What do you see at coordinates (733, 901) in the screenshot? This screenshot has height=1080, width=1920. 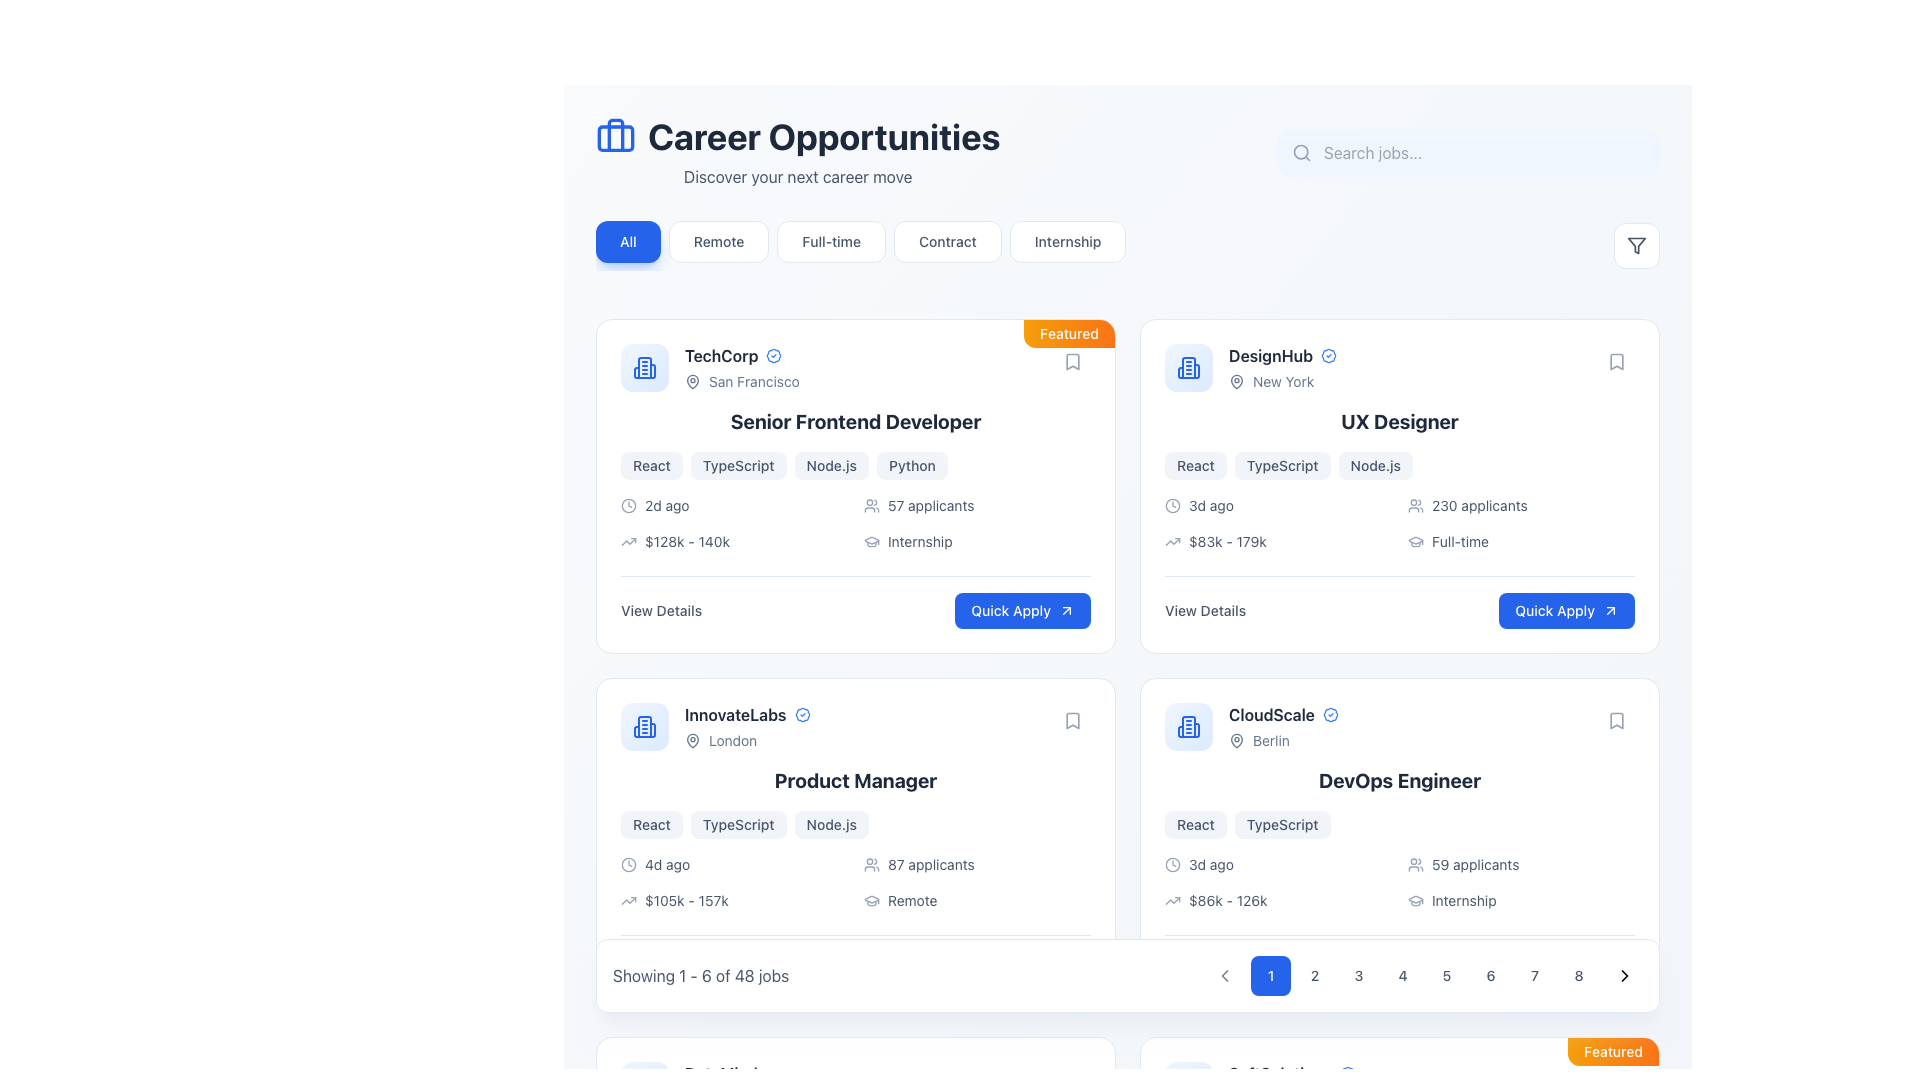 I see `the salary range display located in the bottom-left section of the 'InnovateLabs' card for the 'Product Manager' position to interpret the displayed salary information` at bounding box center [733, 901].